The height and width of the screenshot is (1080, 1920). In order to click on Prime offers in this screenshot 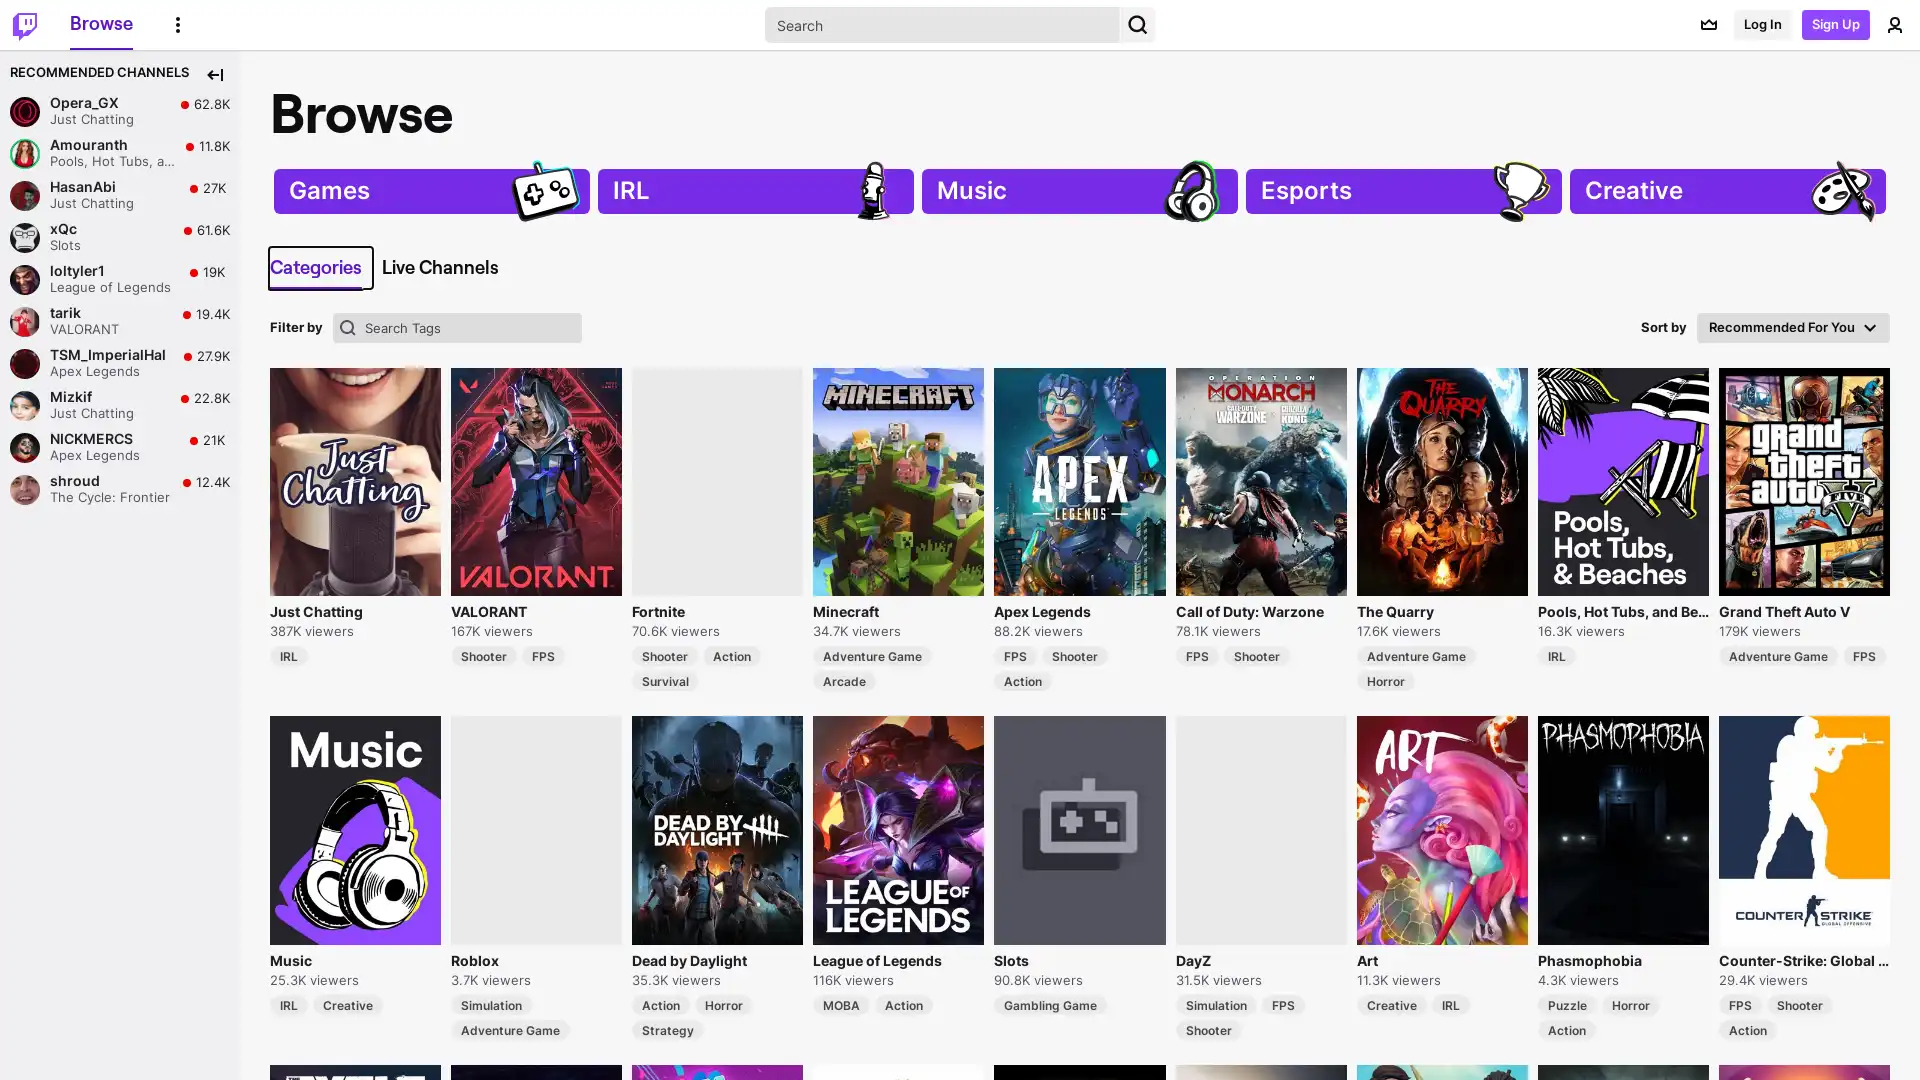, I will do `click(1707, 24)`.